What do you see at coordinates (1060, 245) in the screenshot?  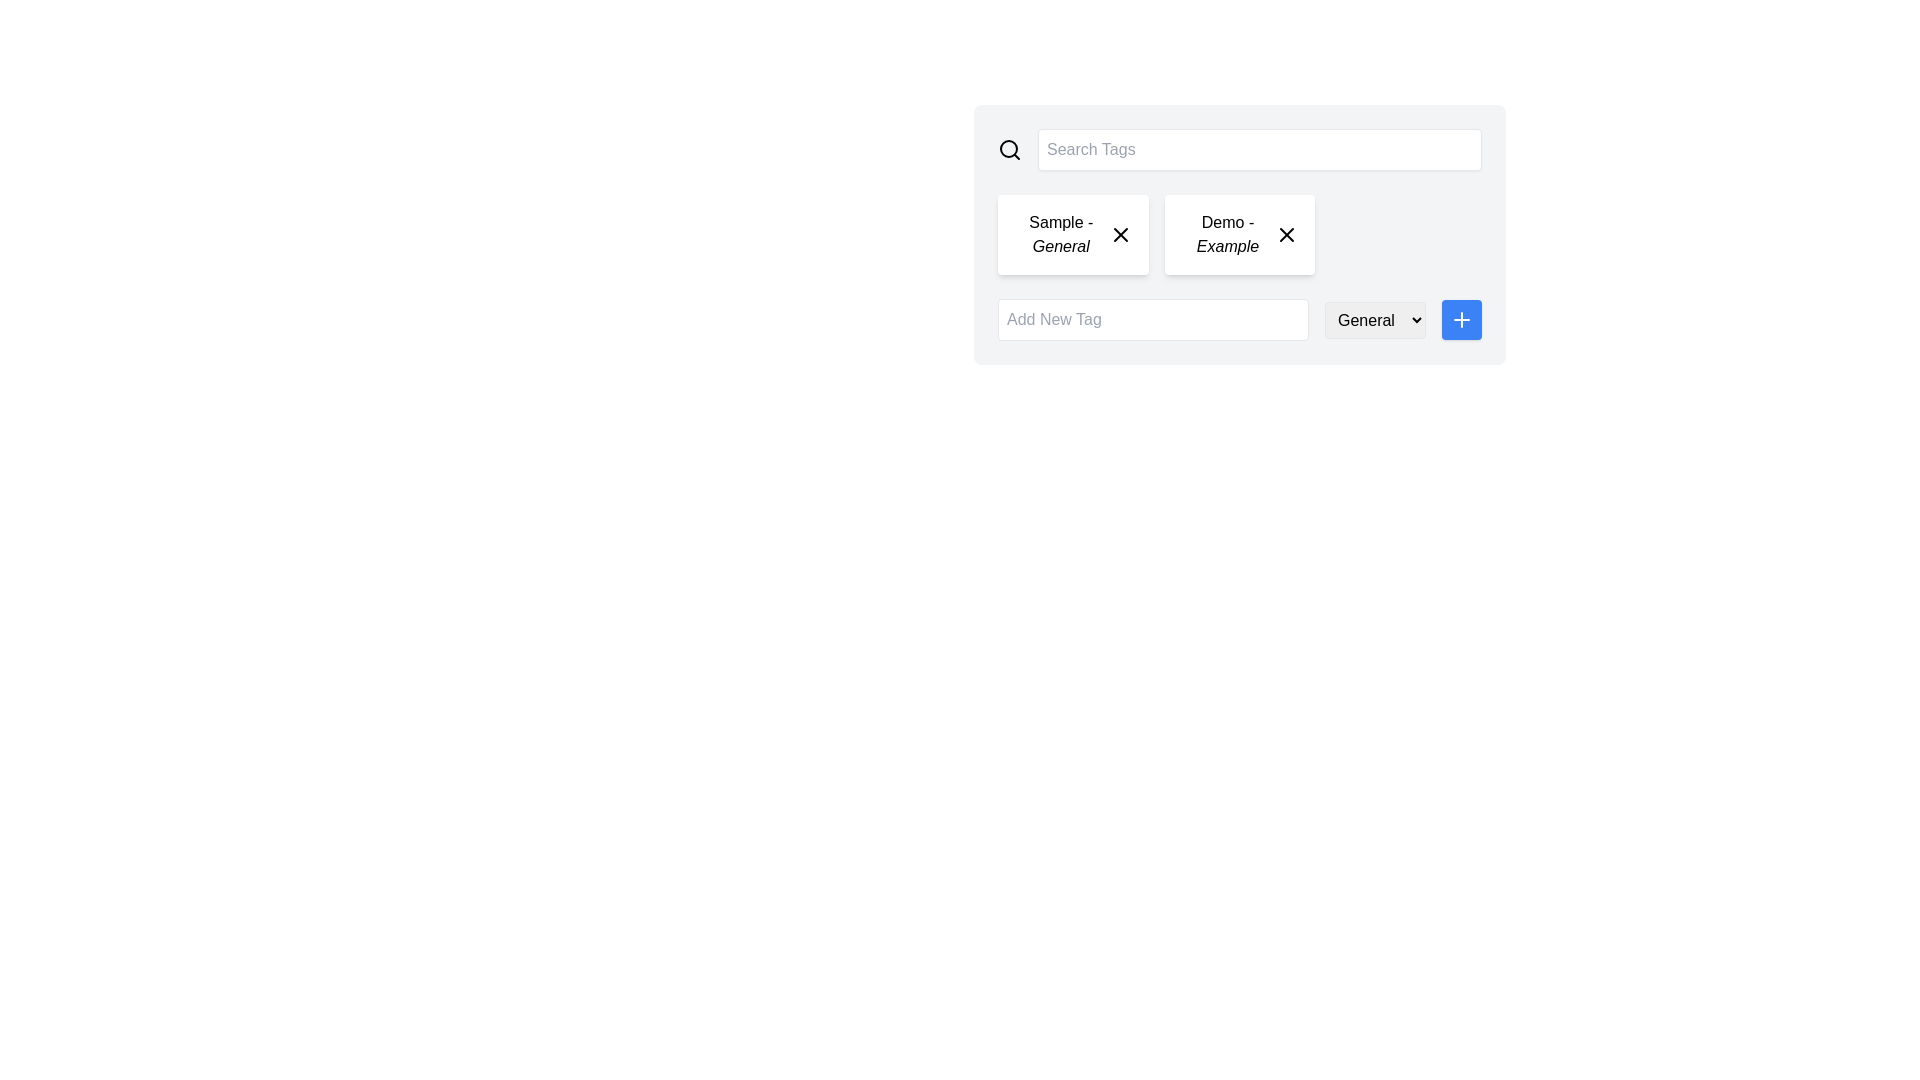 I see `the text label displaying 'General' within the 'Sample - General' tag located near the top-center of the user interface` at bounding box center [1060, 245].